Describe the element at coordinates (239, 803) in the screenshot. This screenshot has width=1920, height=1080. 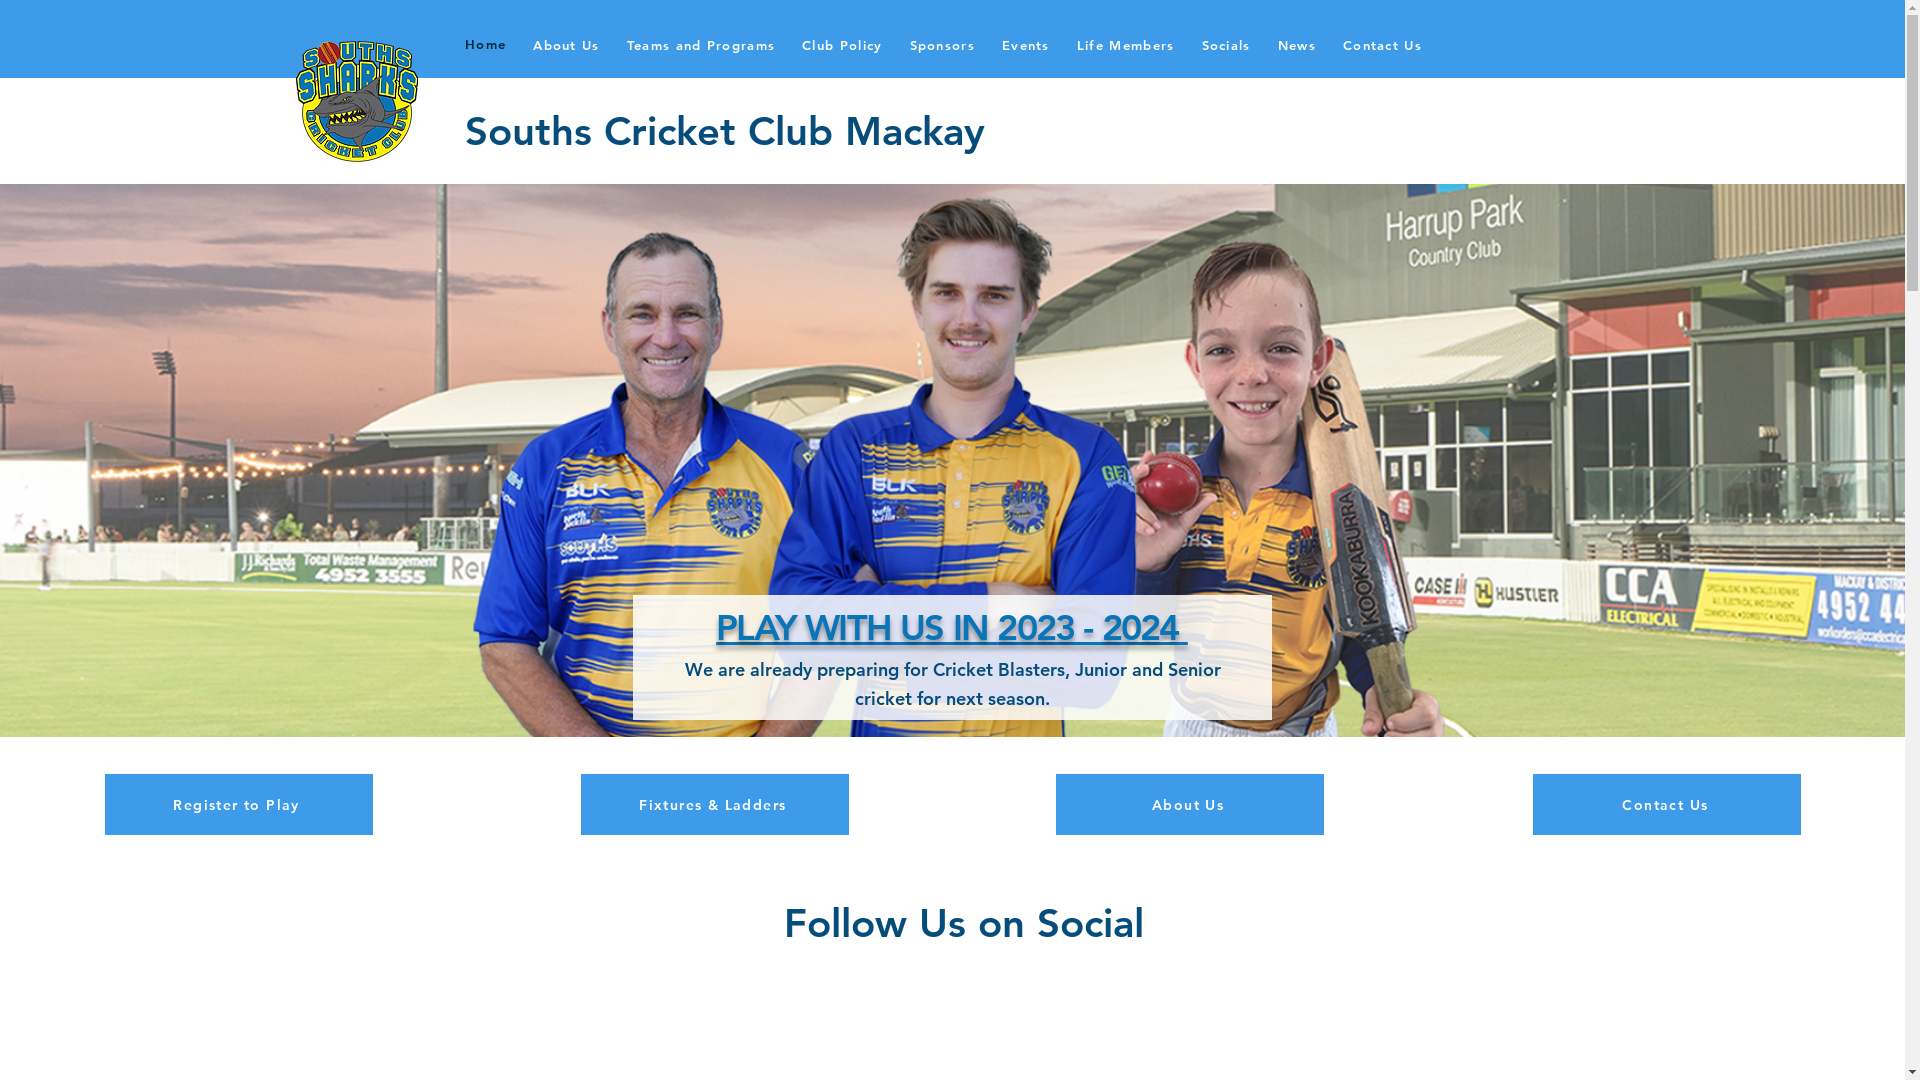
I see `'Register to Play'` at that location.